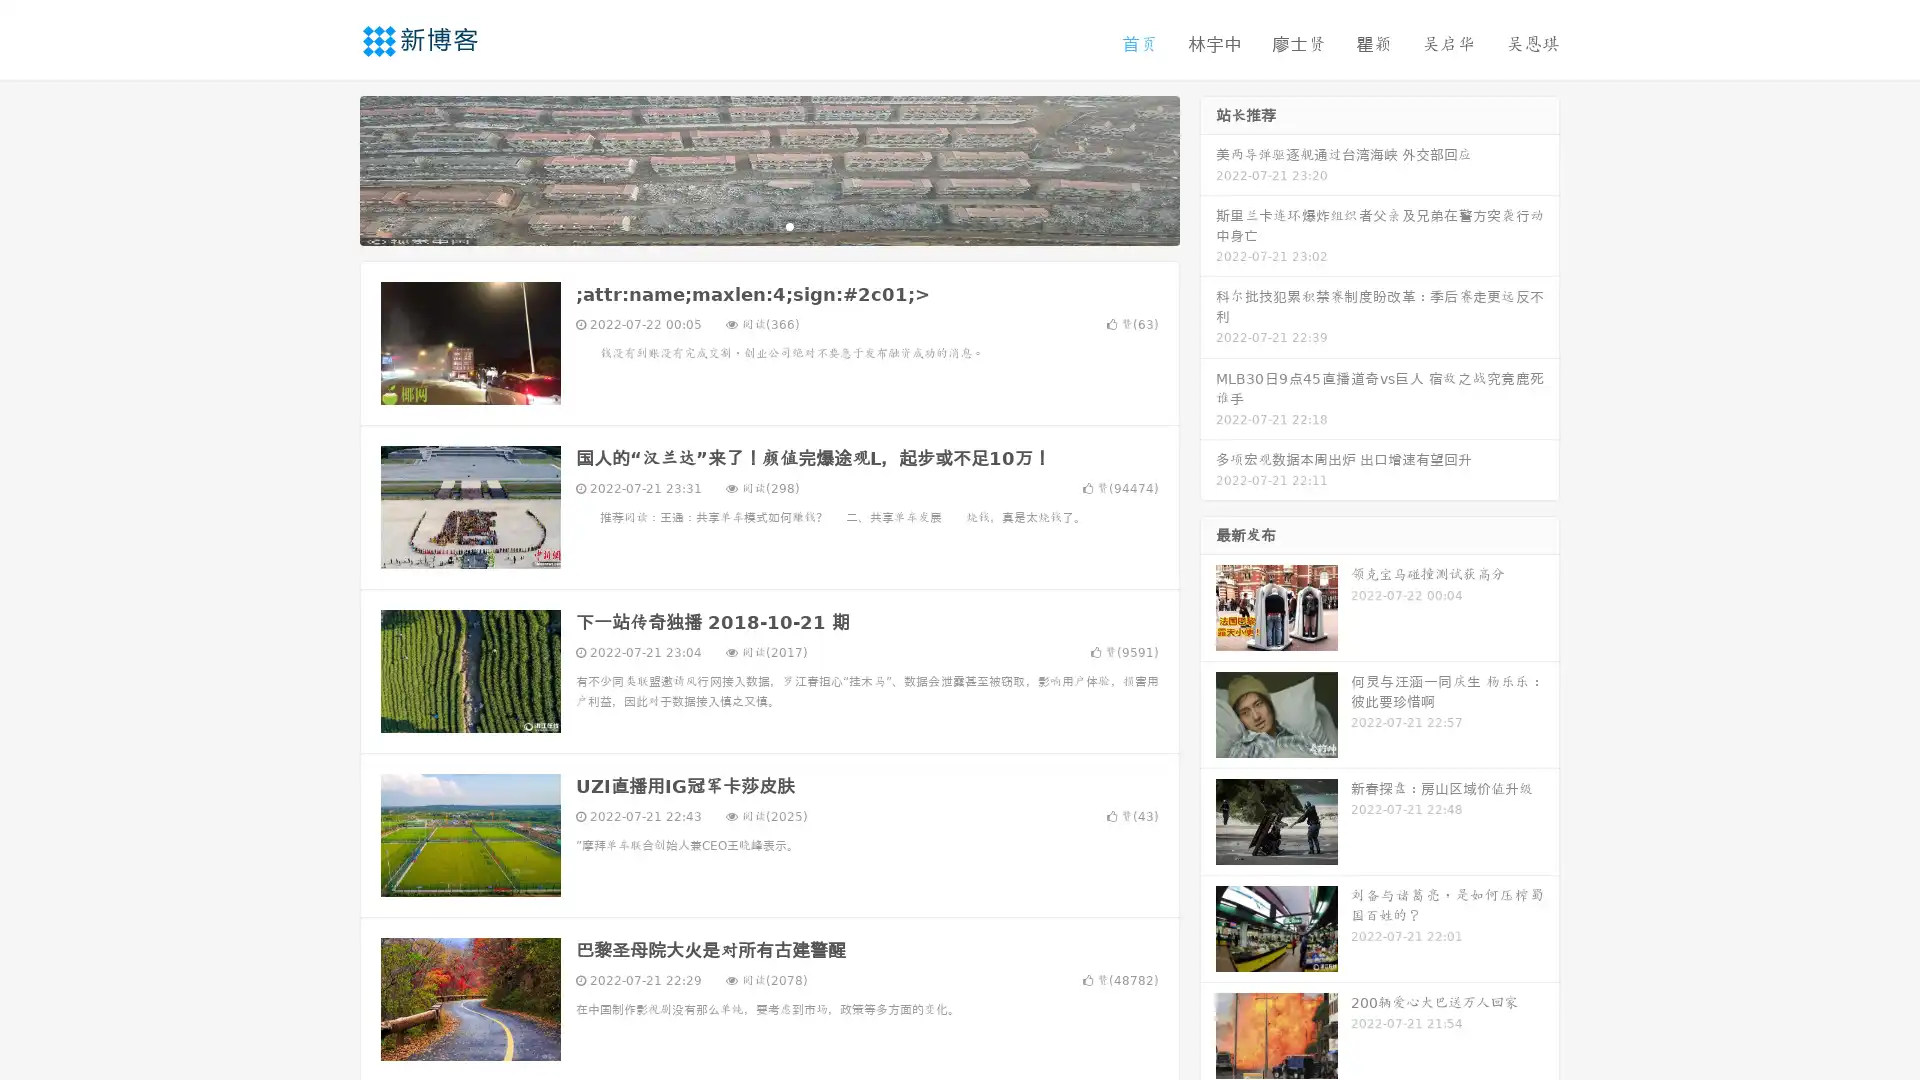  Describe the element at coordinates (789, 225) in the screenshot. I see `Go to slide 3` at that location.